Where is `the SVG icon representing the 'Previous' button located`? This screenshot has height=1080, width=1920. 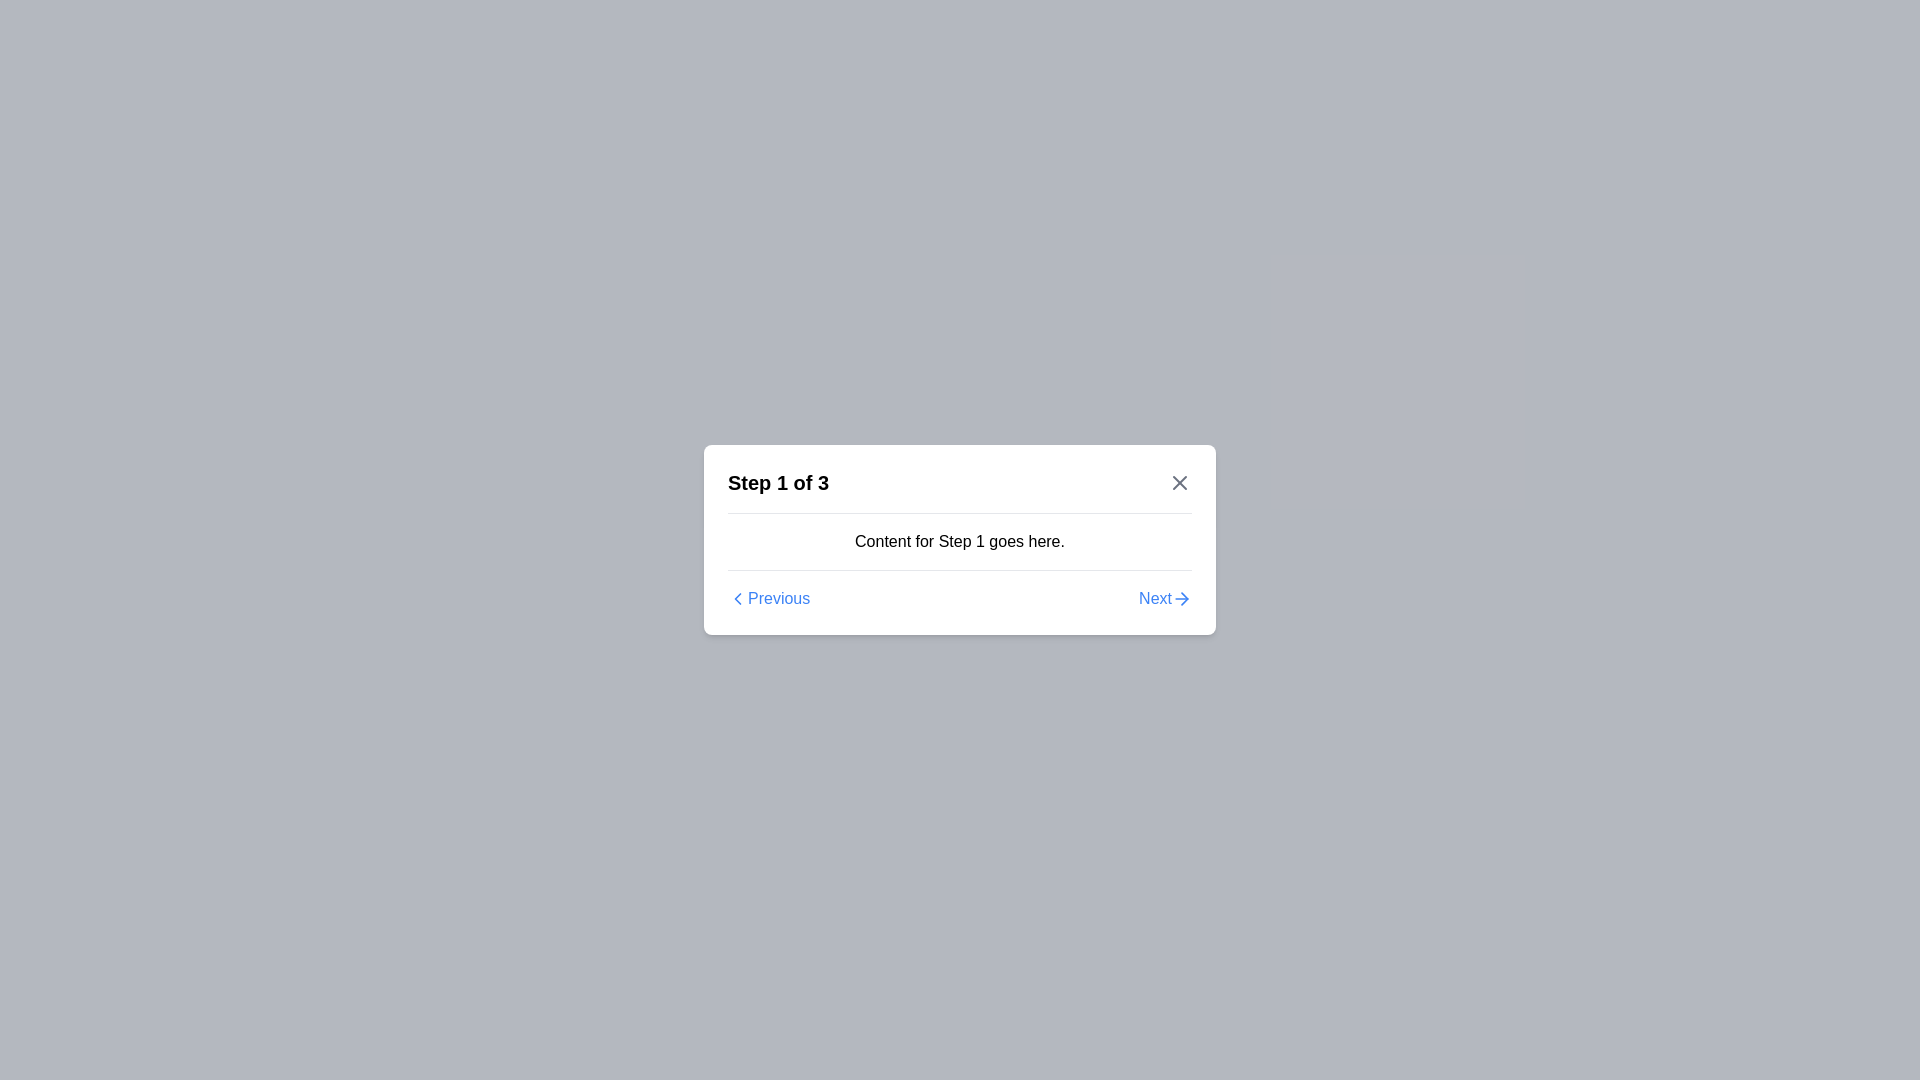
the SVG icon representing the 'Previous' button located is located at coordinates (737, 597).